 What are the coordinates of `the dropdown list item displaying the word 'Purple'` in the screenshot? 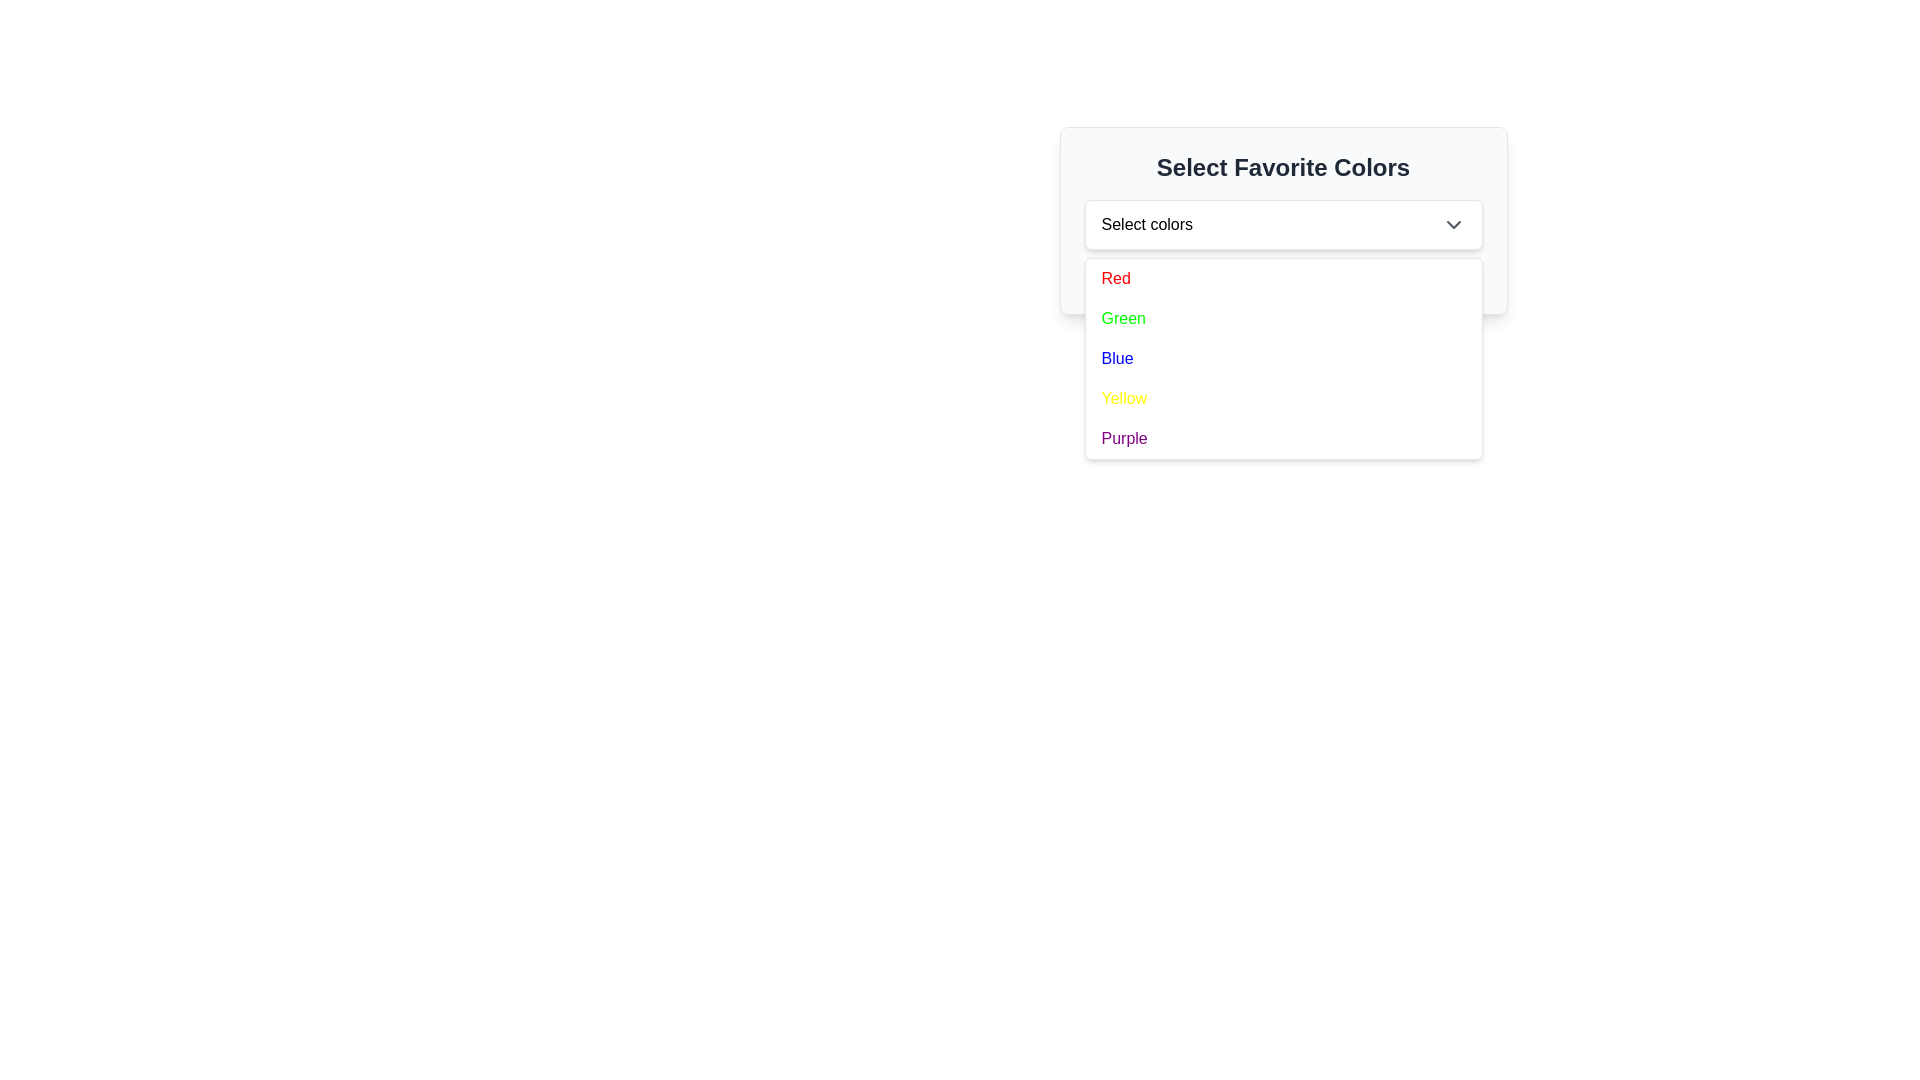 It's located at (1283, 438).